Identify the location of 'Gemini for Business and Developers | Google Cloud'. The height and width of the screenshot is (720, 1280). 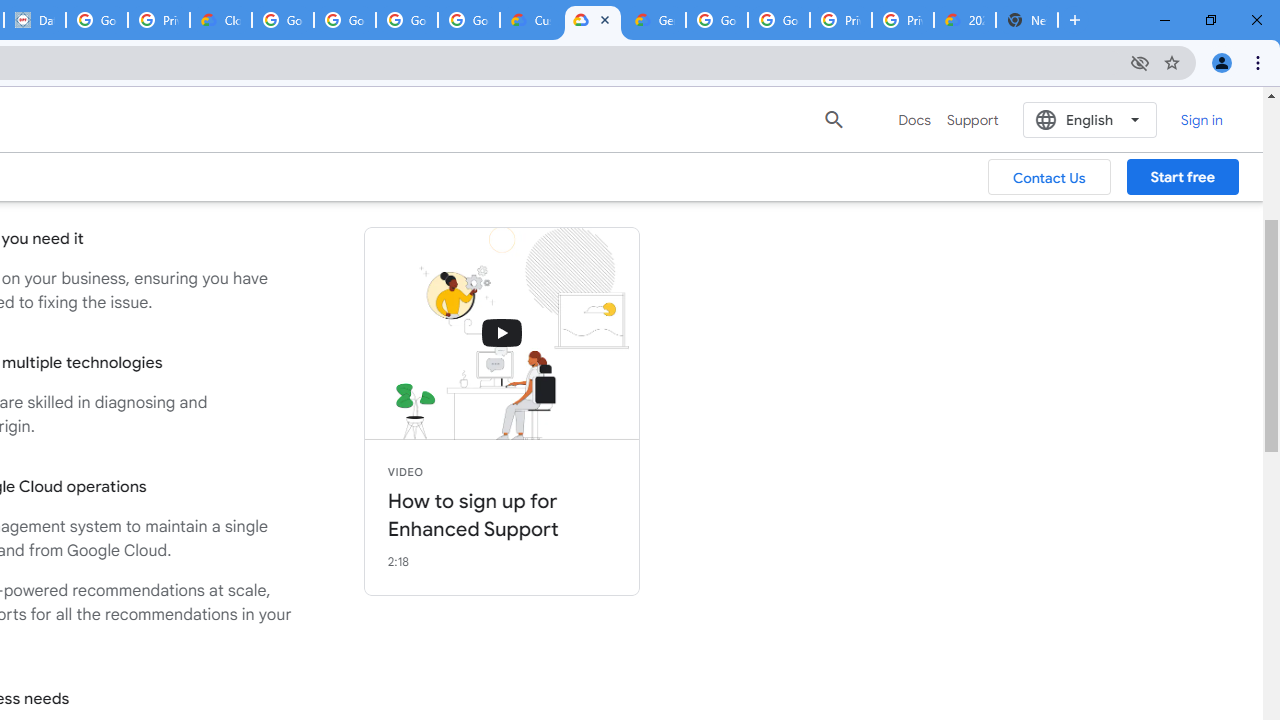
(654, 20).